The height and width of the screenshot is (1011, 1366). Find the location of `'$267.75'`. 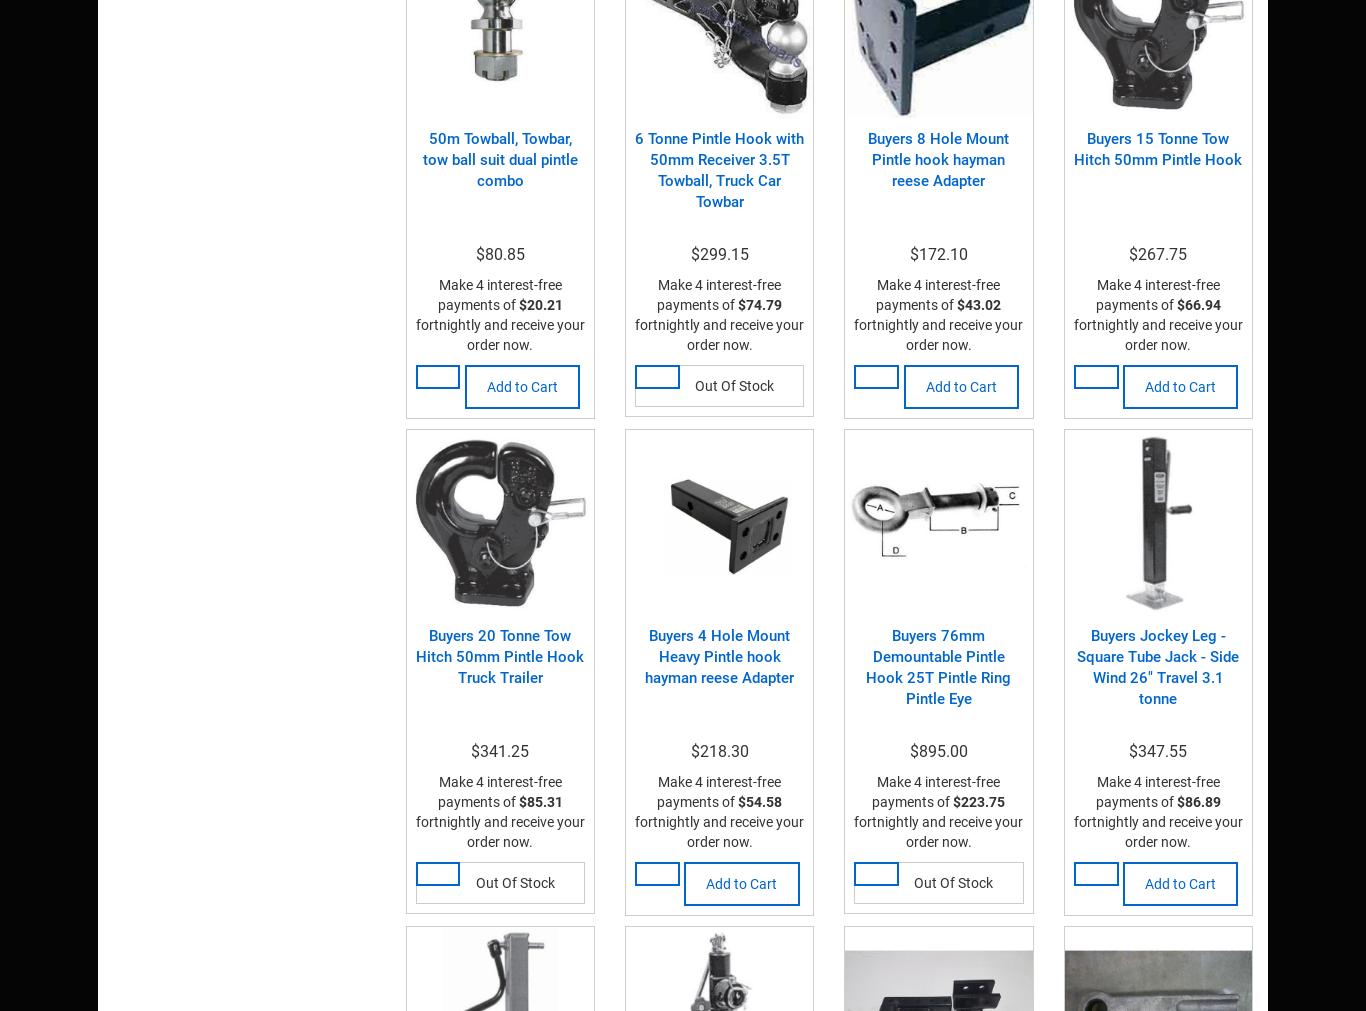

'$267.75' is located at coordinates (1157, 253).